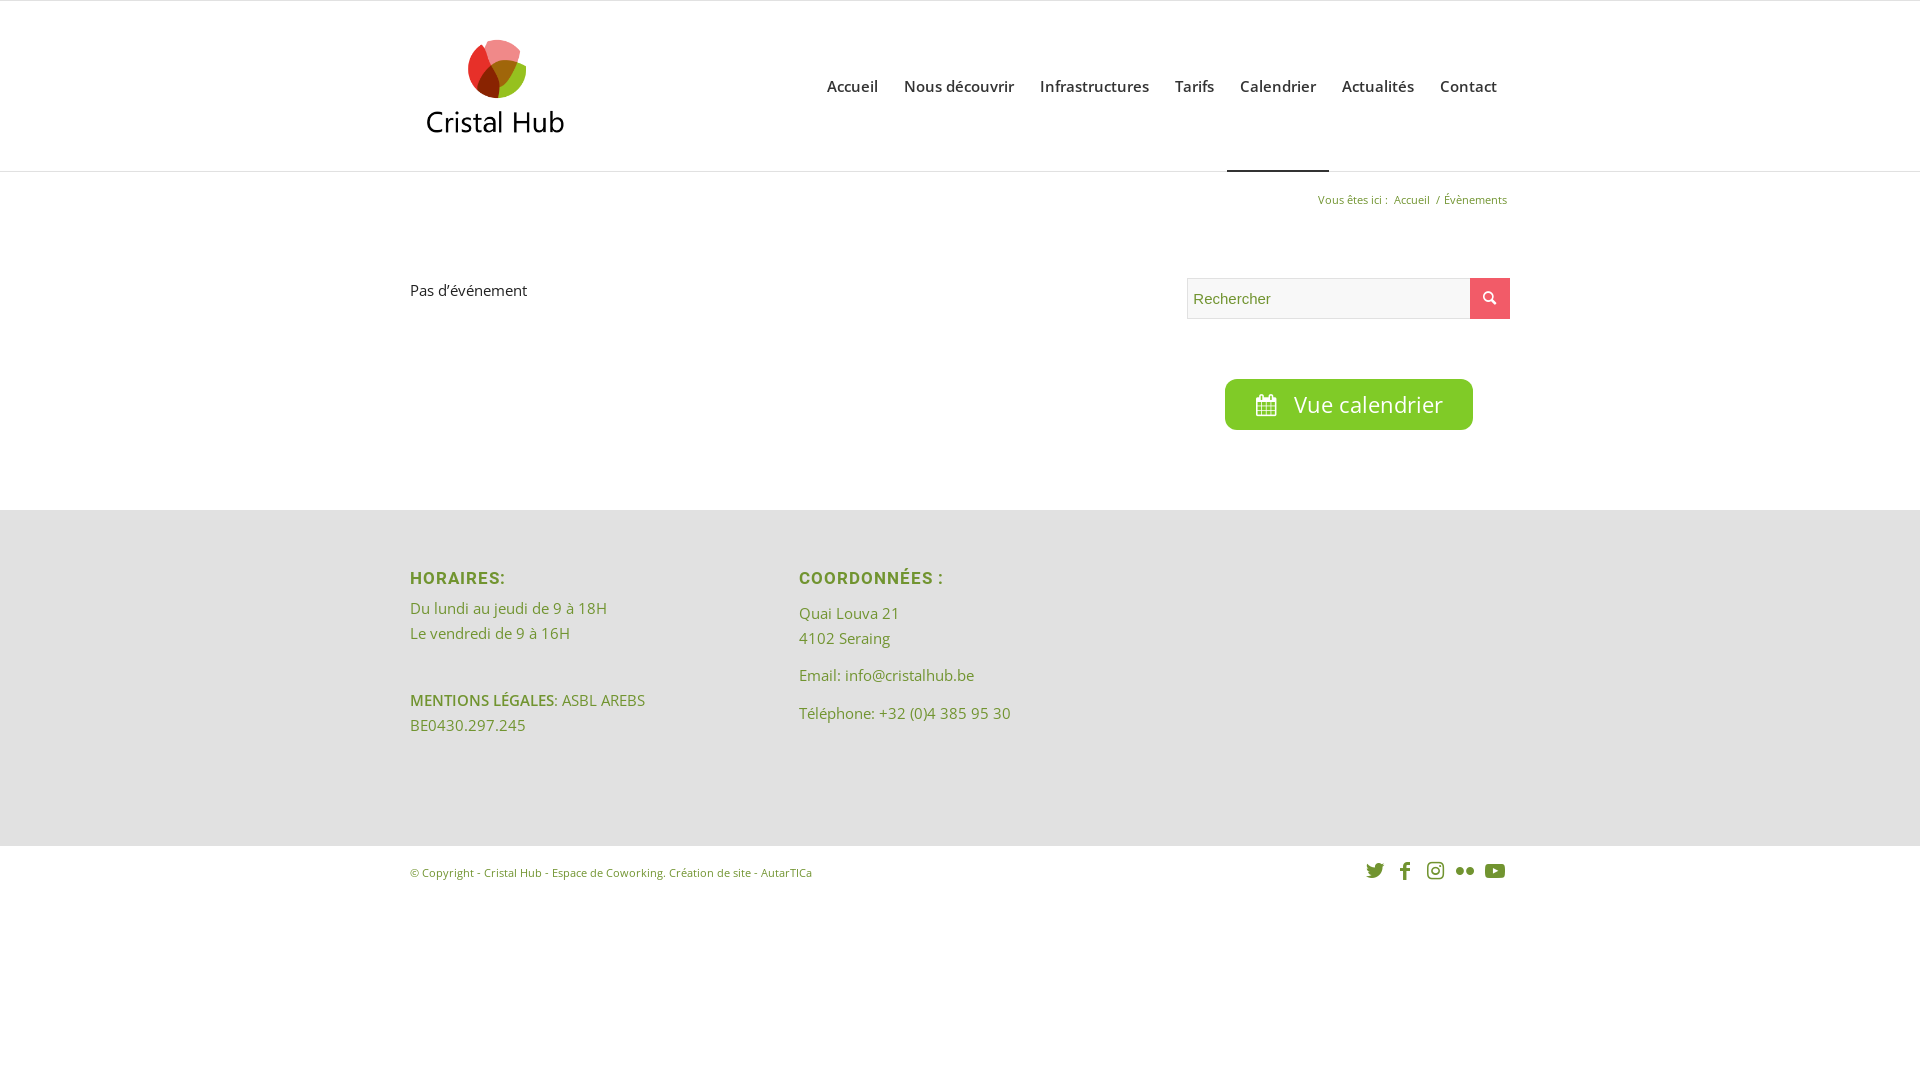 The width and height of the screenshot is (1920, 1080). I want to click on 'Accueil', so click(852, 84).